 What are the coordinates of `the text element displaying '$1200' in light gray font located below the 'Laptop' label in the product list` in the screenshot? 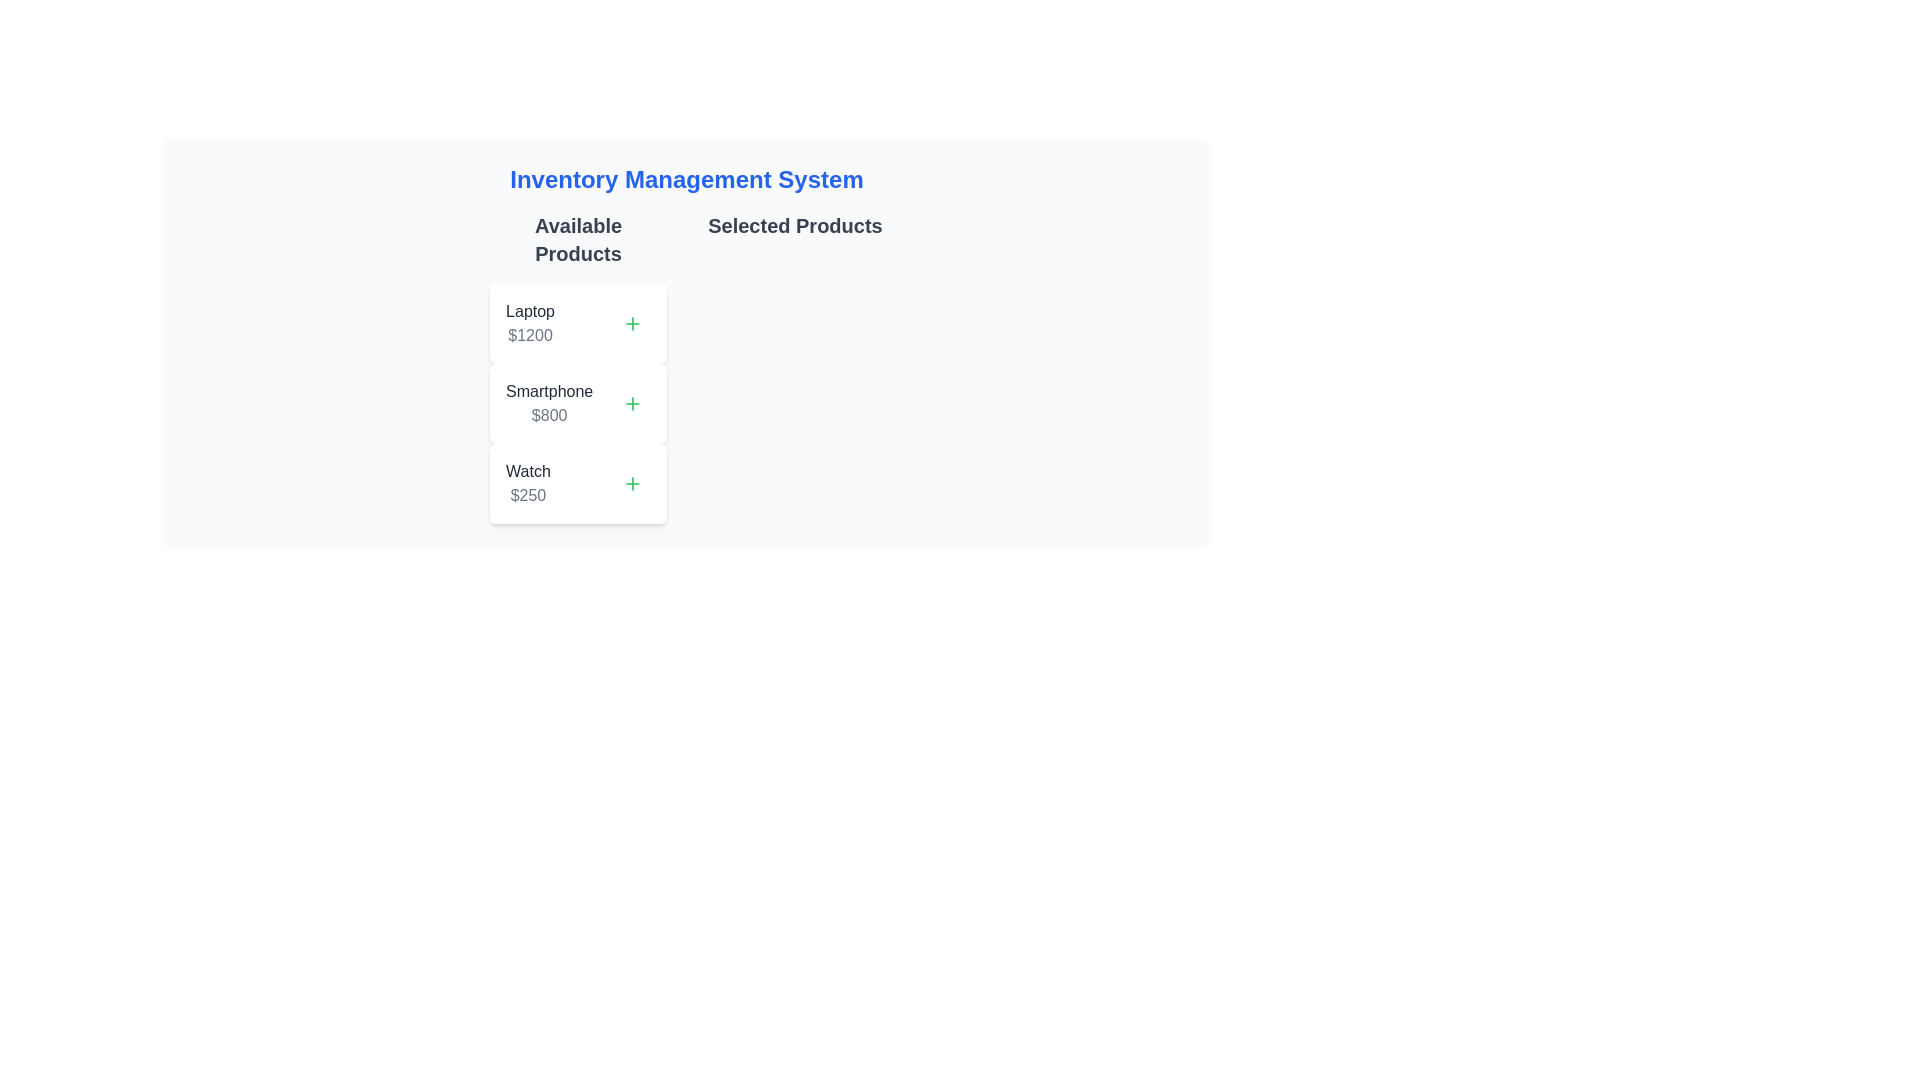 It's located at (530, 334).